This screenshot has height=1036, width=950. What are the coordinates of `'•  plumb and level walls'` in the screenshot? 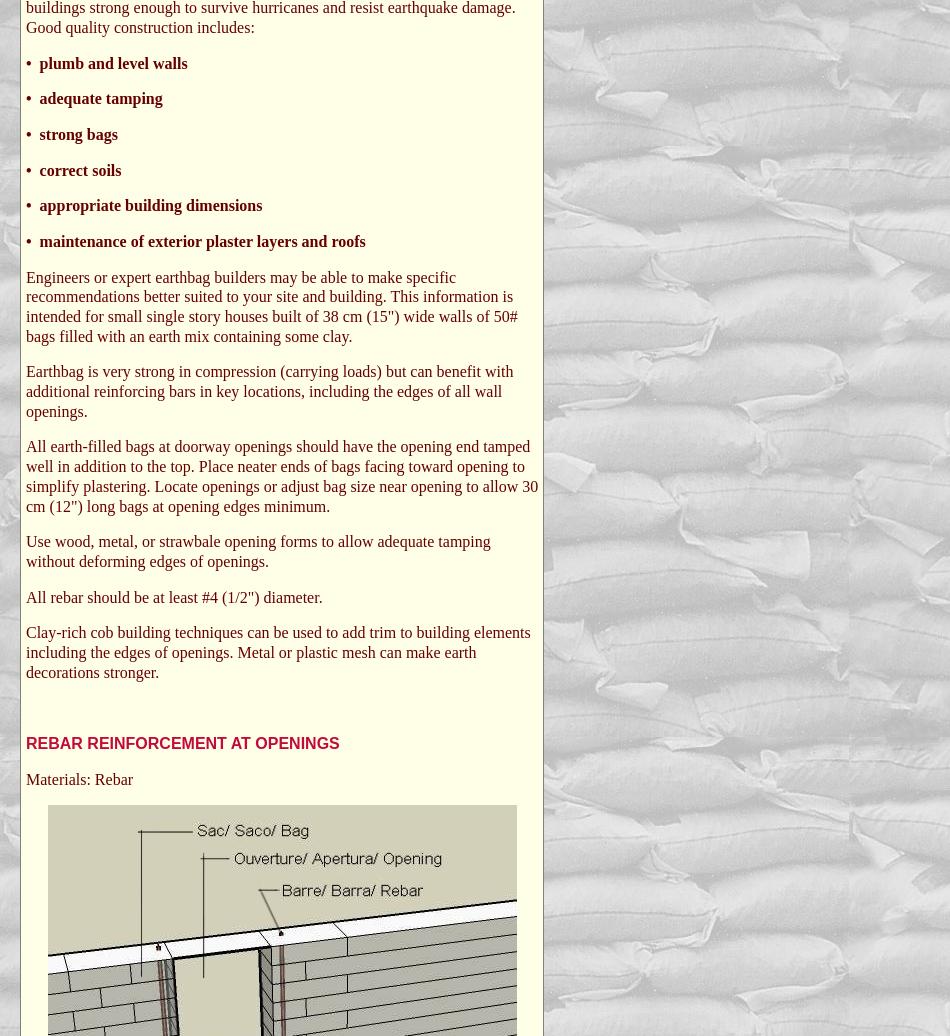 It's located at (106, 62).